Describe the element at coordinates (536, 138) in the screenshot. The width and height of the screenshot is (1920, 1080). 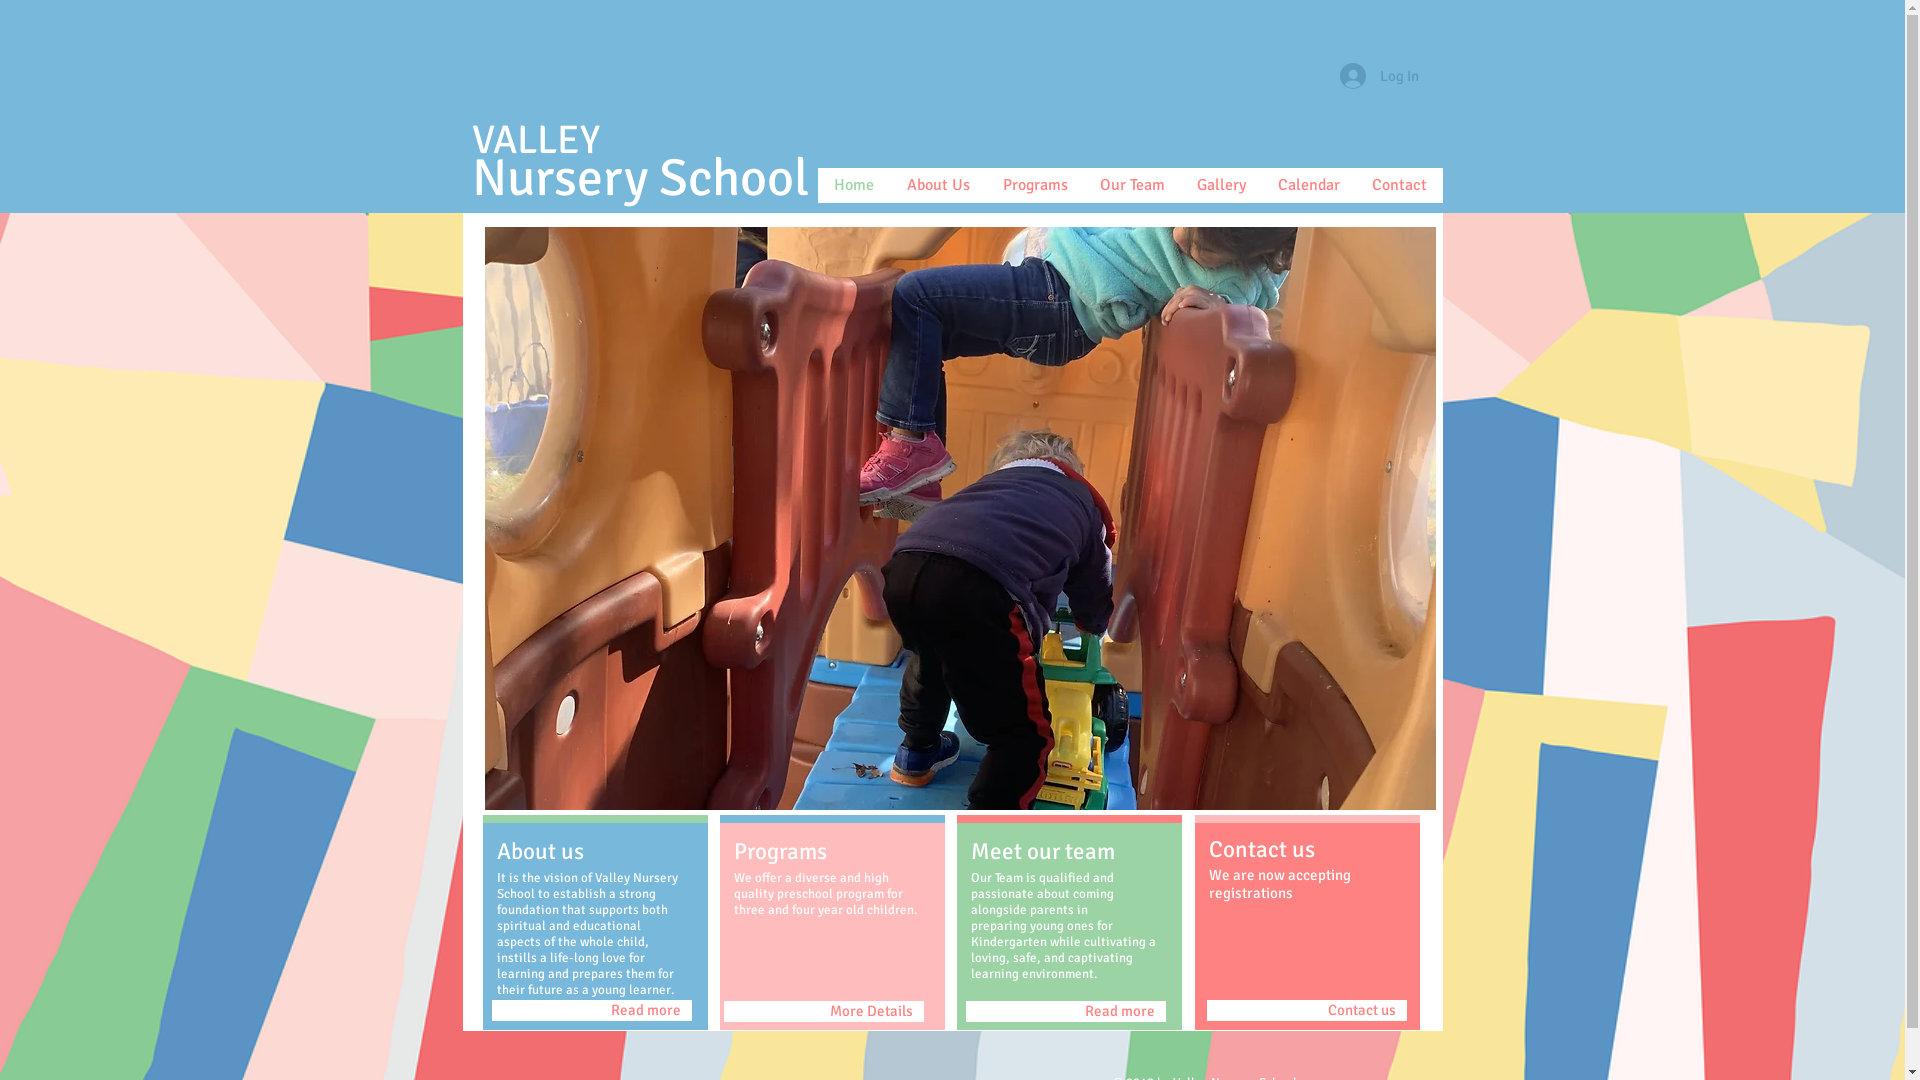
I see `'VALLEY'` at that location.